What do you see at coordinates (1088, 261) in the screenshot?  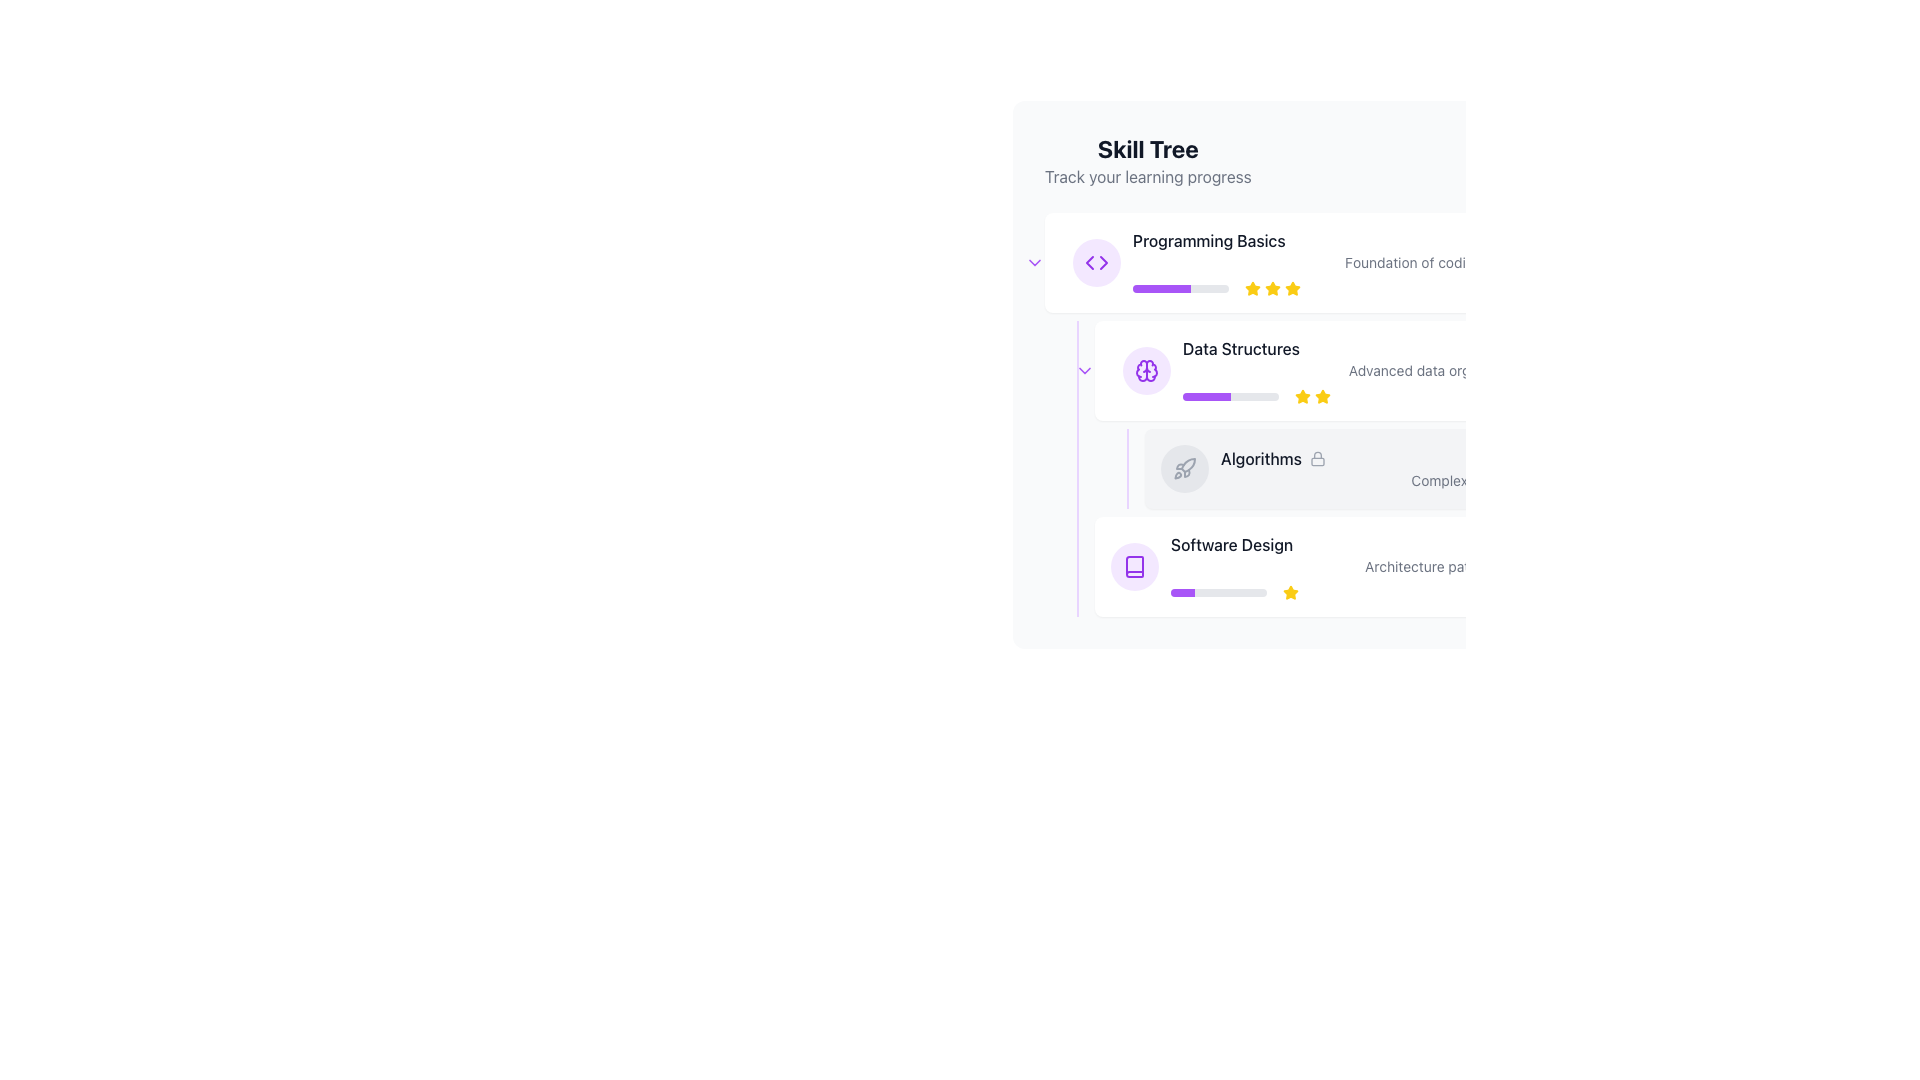 I see `the left-pointing triangular graphical element filled with purple, part of the two-arrow icon to the left of the 'Programming Basics' item in the 'Skill Tree' section` at bounding box center [1088, 261].